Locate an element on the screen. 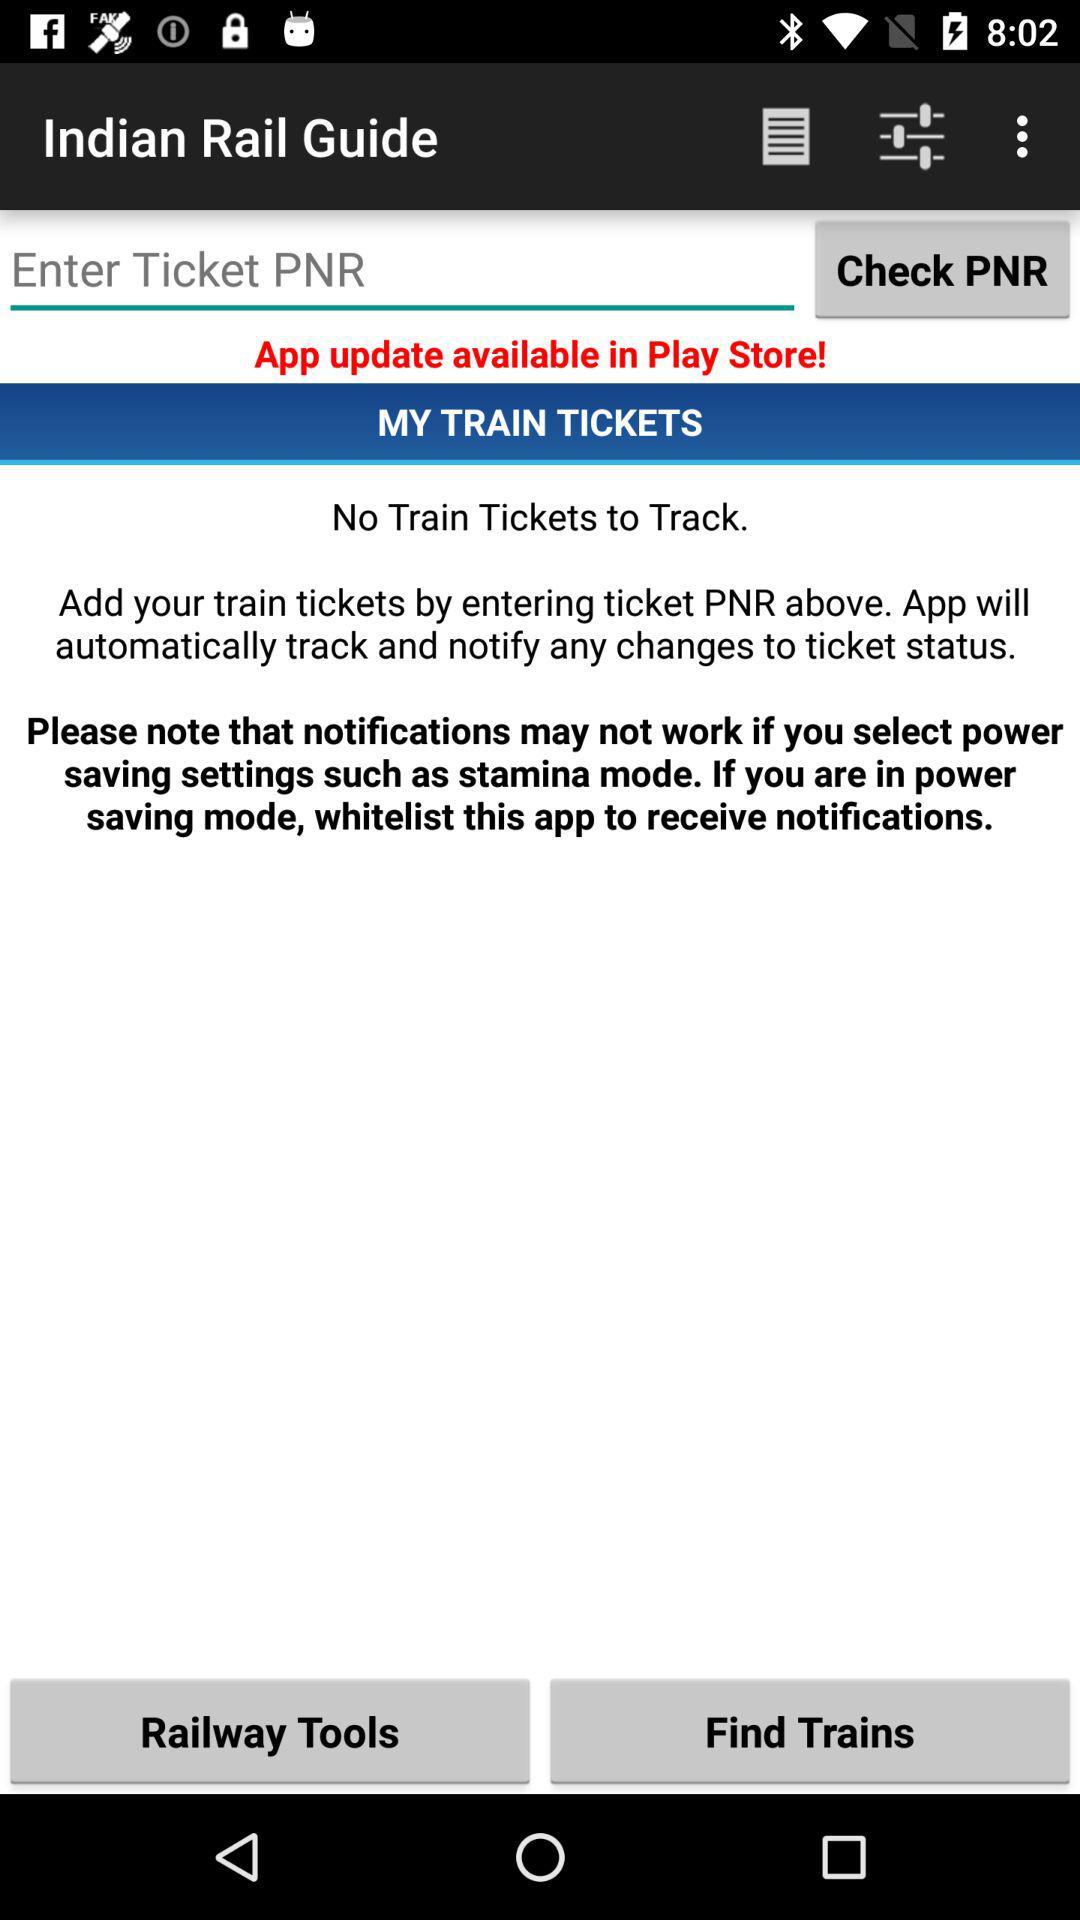 This screenshot has width=1080, height=1920. item next to railway tools is located at coordinates (810, 1730).